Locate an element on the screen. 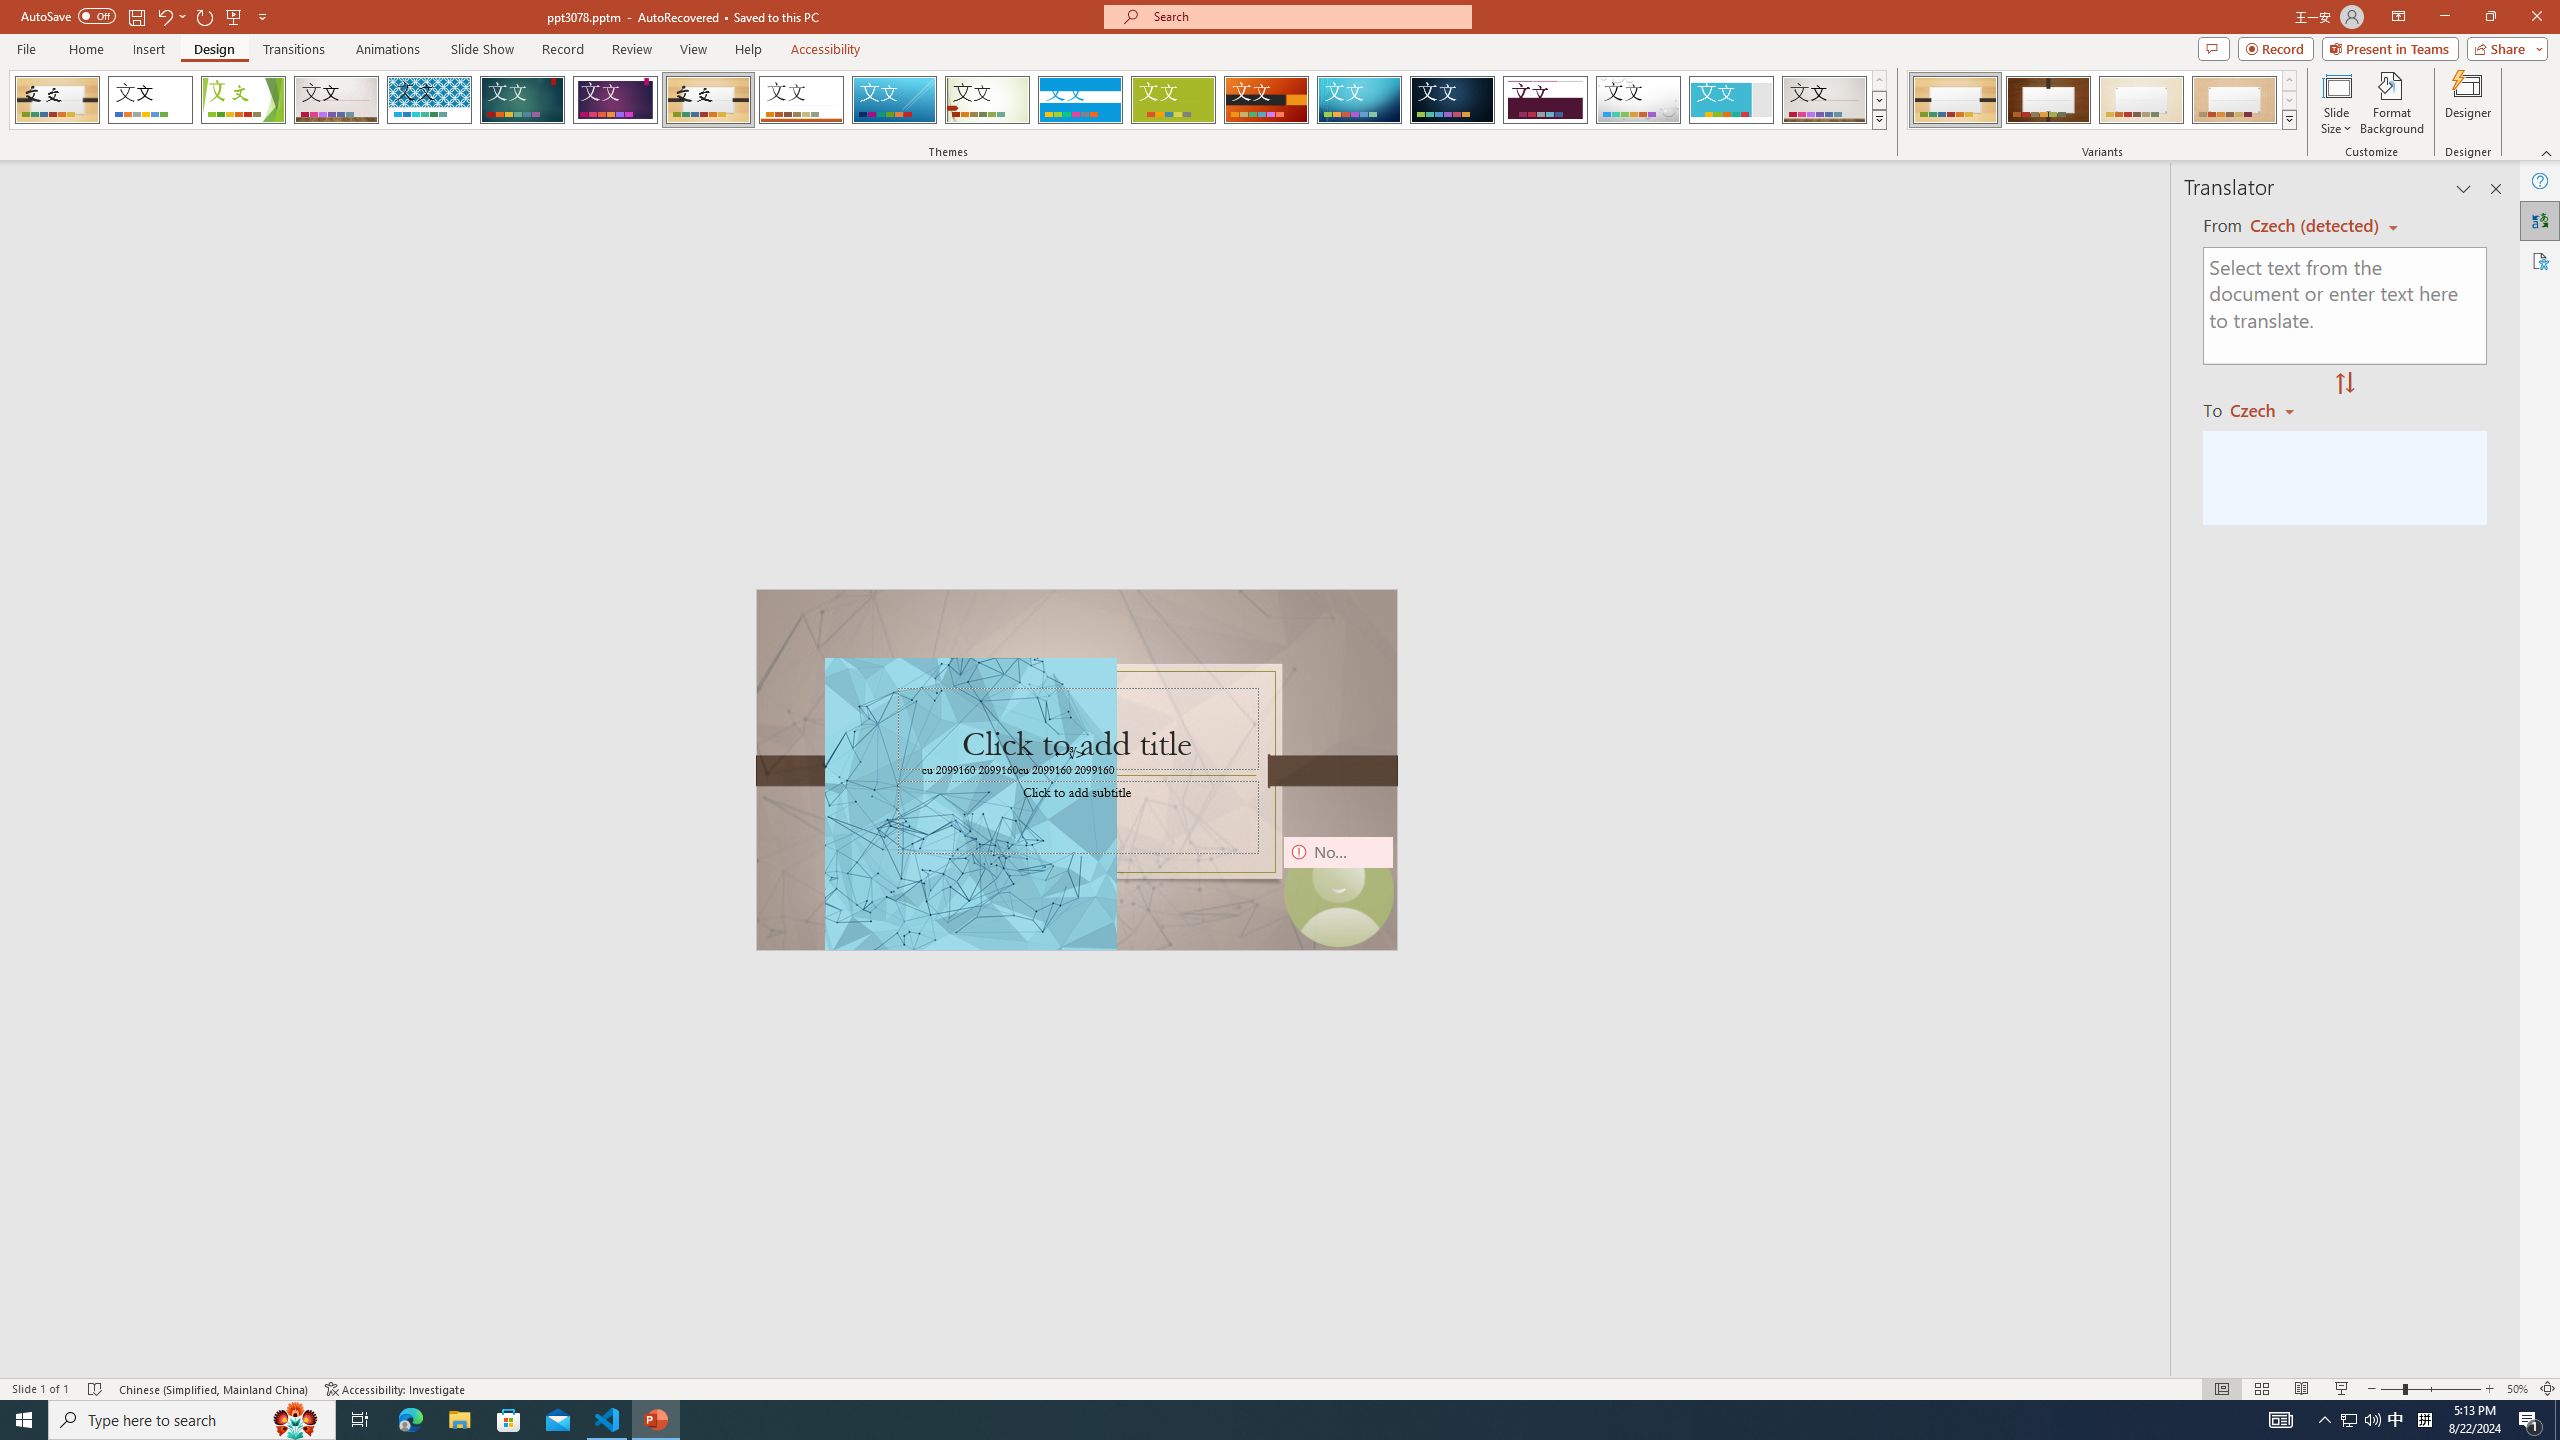 The width and height of the screenshot is (2560, 1440). 'Retrospect' is located at coordinates (800, 99).